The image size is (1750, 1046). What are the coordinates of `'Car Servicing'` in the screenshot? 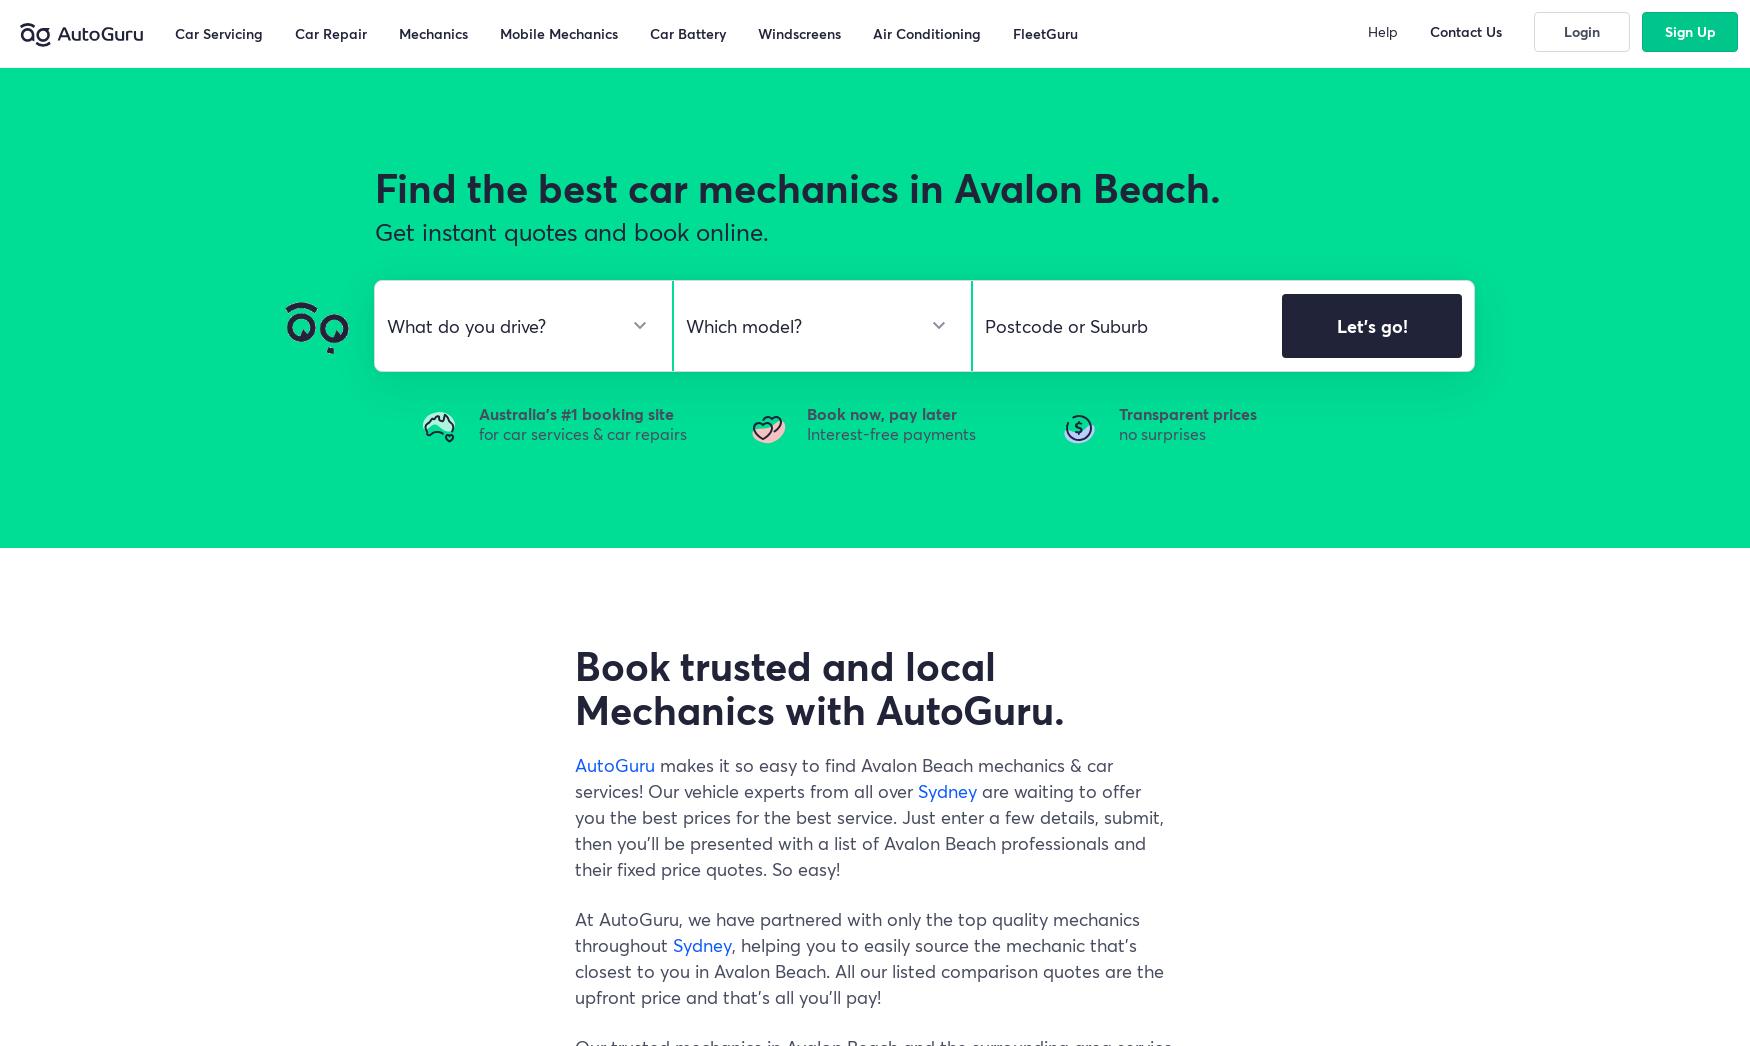 It's located at (218, 31).